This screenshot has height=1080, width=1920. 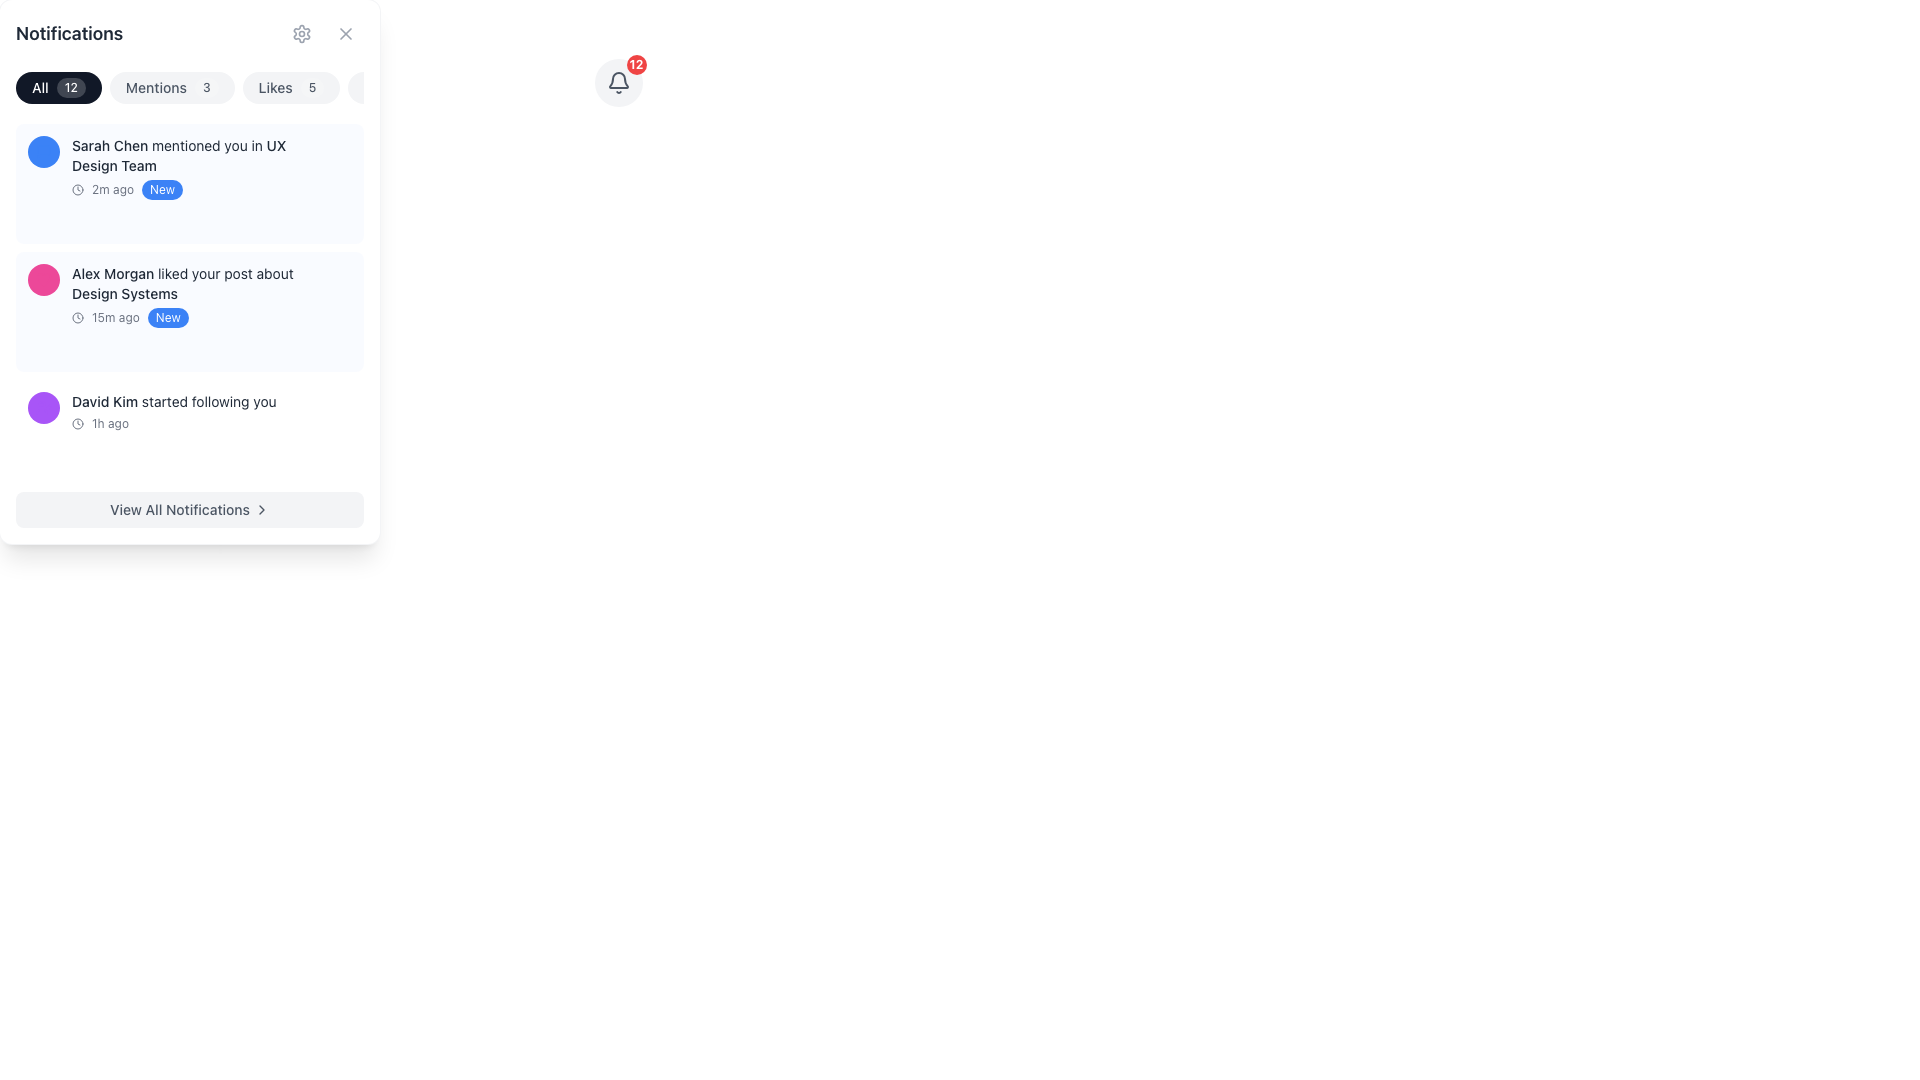 What do you see at coordinates (617, 79) in the screenshot?
I see `the bell icon located in the top-right corner of the interface, which is styled in a neutral color and represents notifications` at bounding box center [617, 79].